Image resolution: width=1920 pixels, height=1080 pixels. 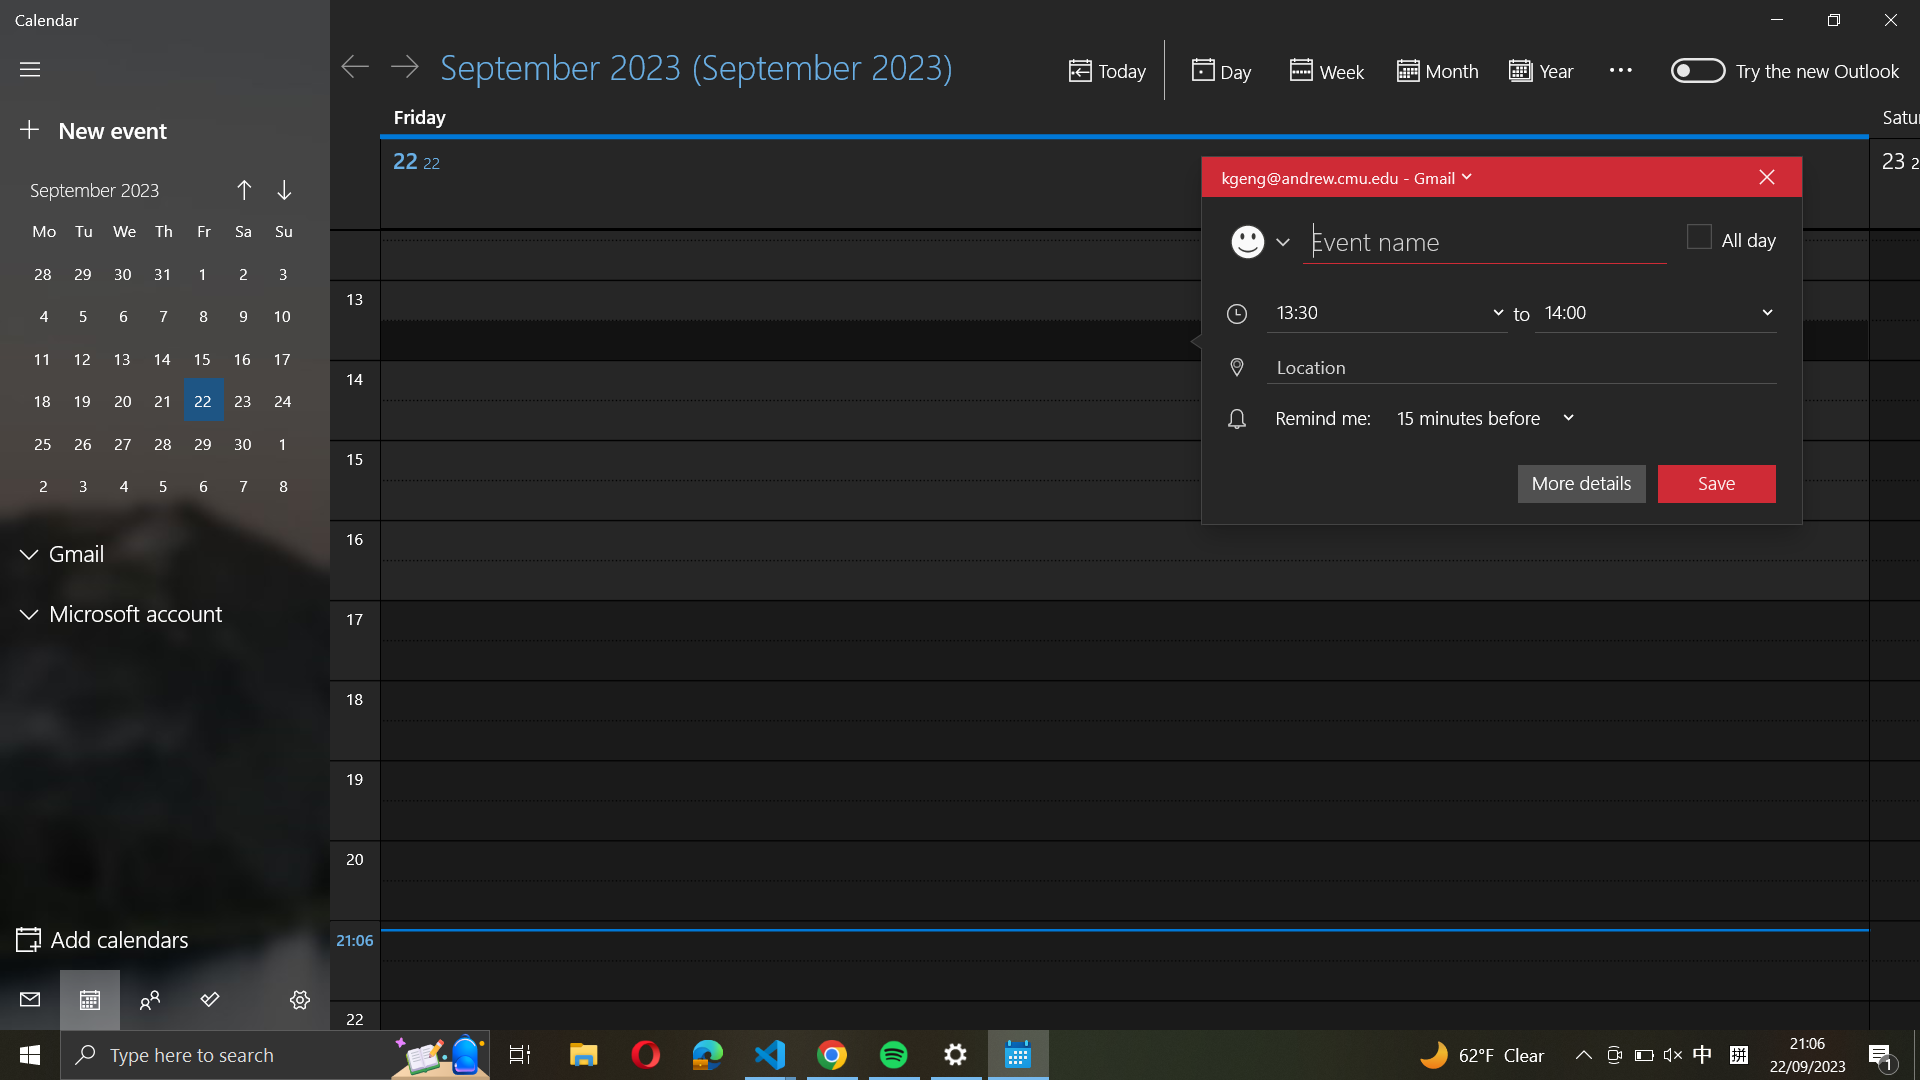 I want to click on Save the current event, so click(x=1716, y=482).